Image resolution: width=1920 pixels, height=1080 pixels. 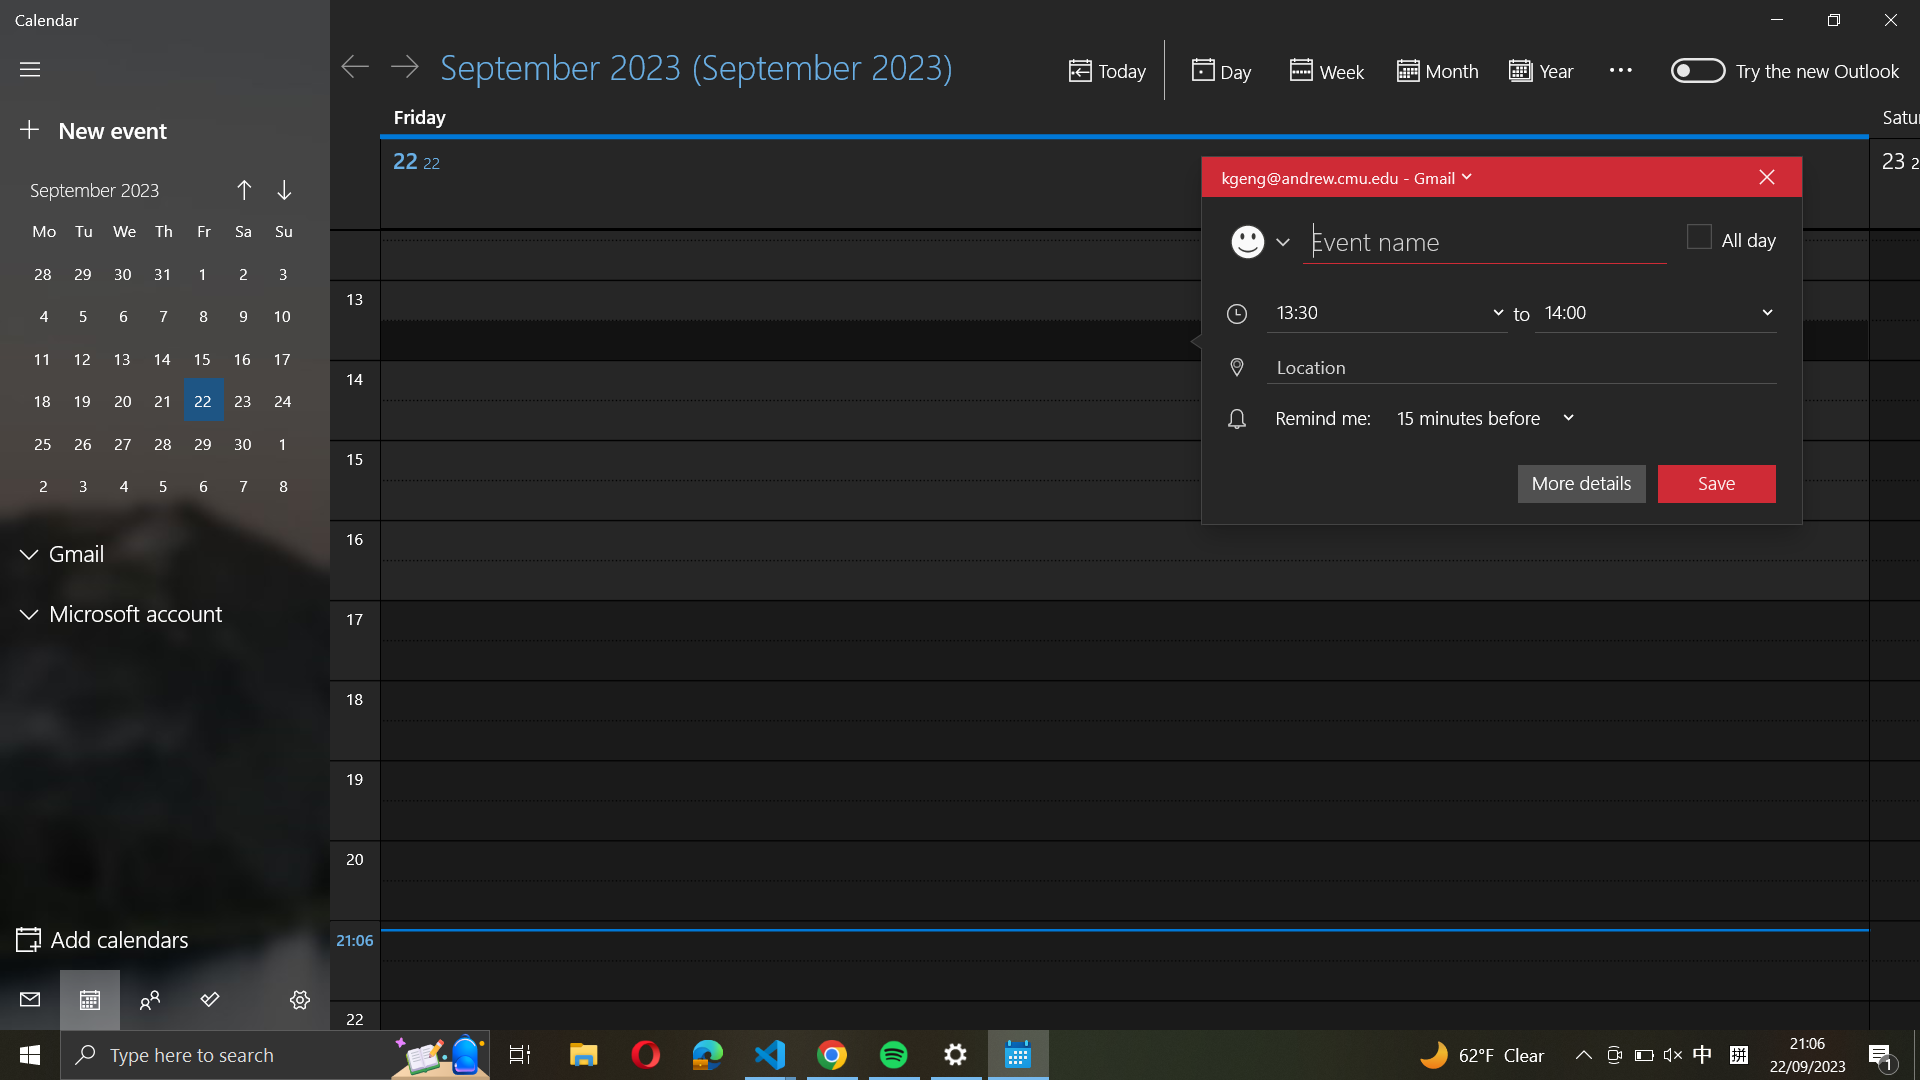 I want to click on Save the current event, so click(x=1716, y=482).